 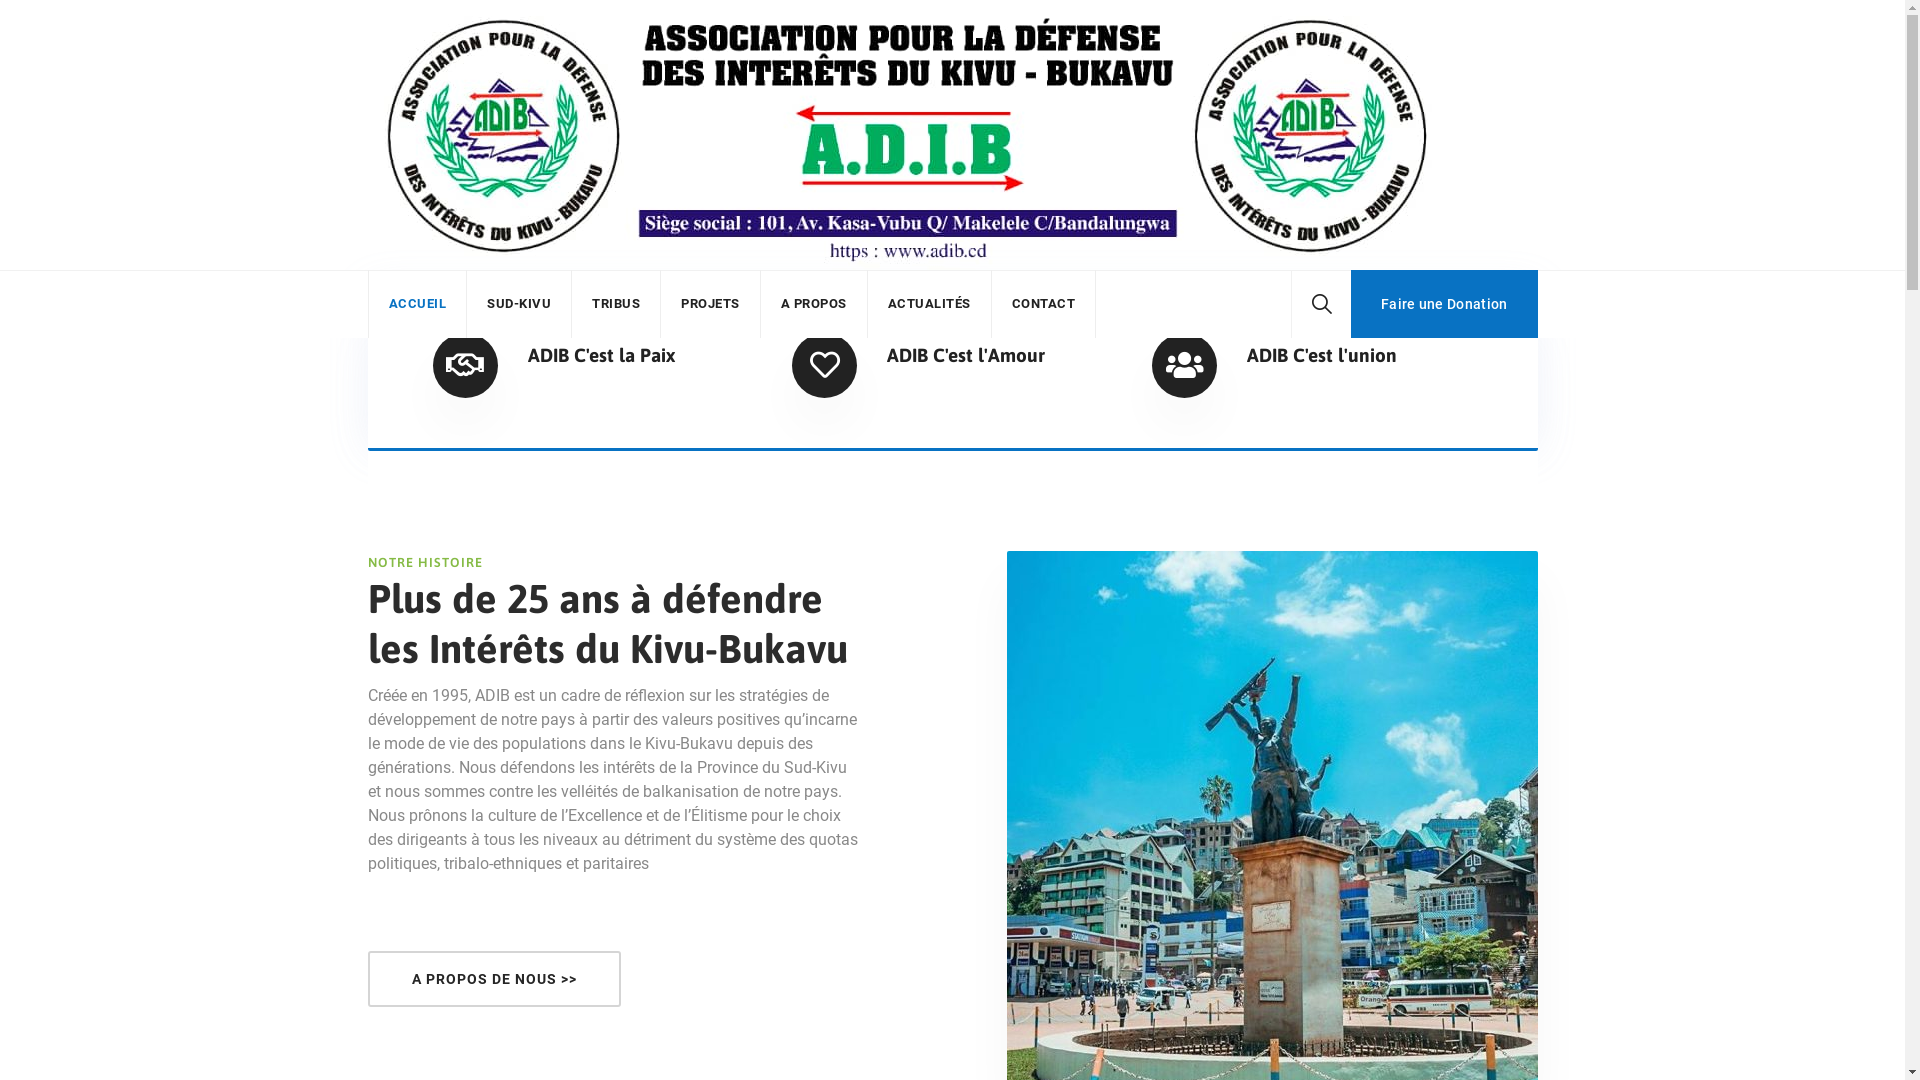 I want to click on 'Faire une Donation', so click(x=1444, y=304).